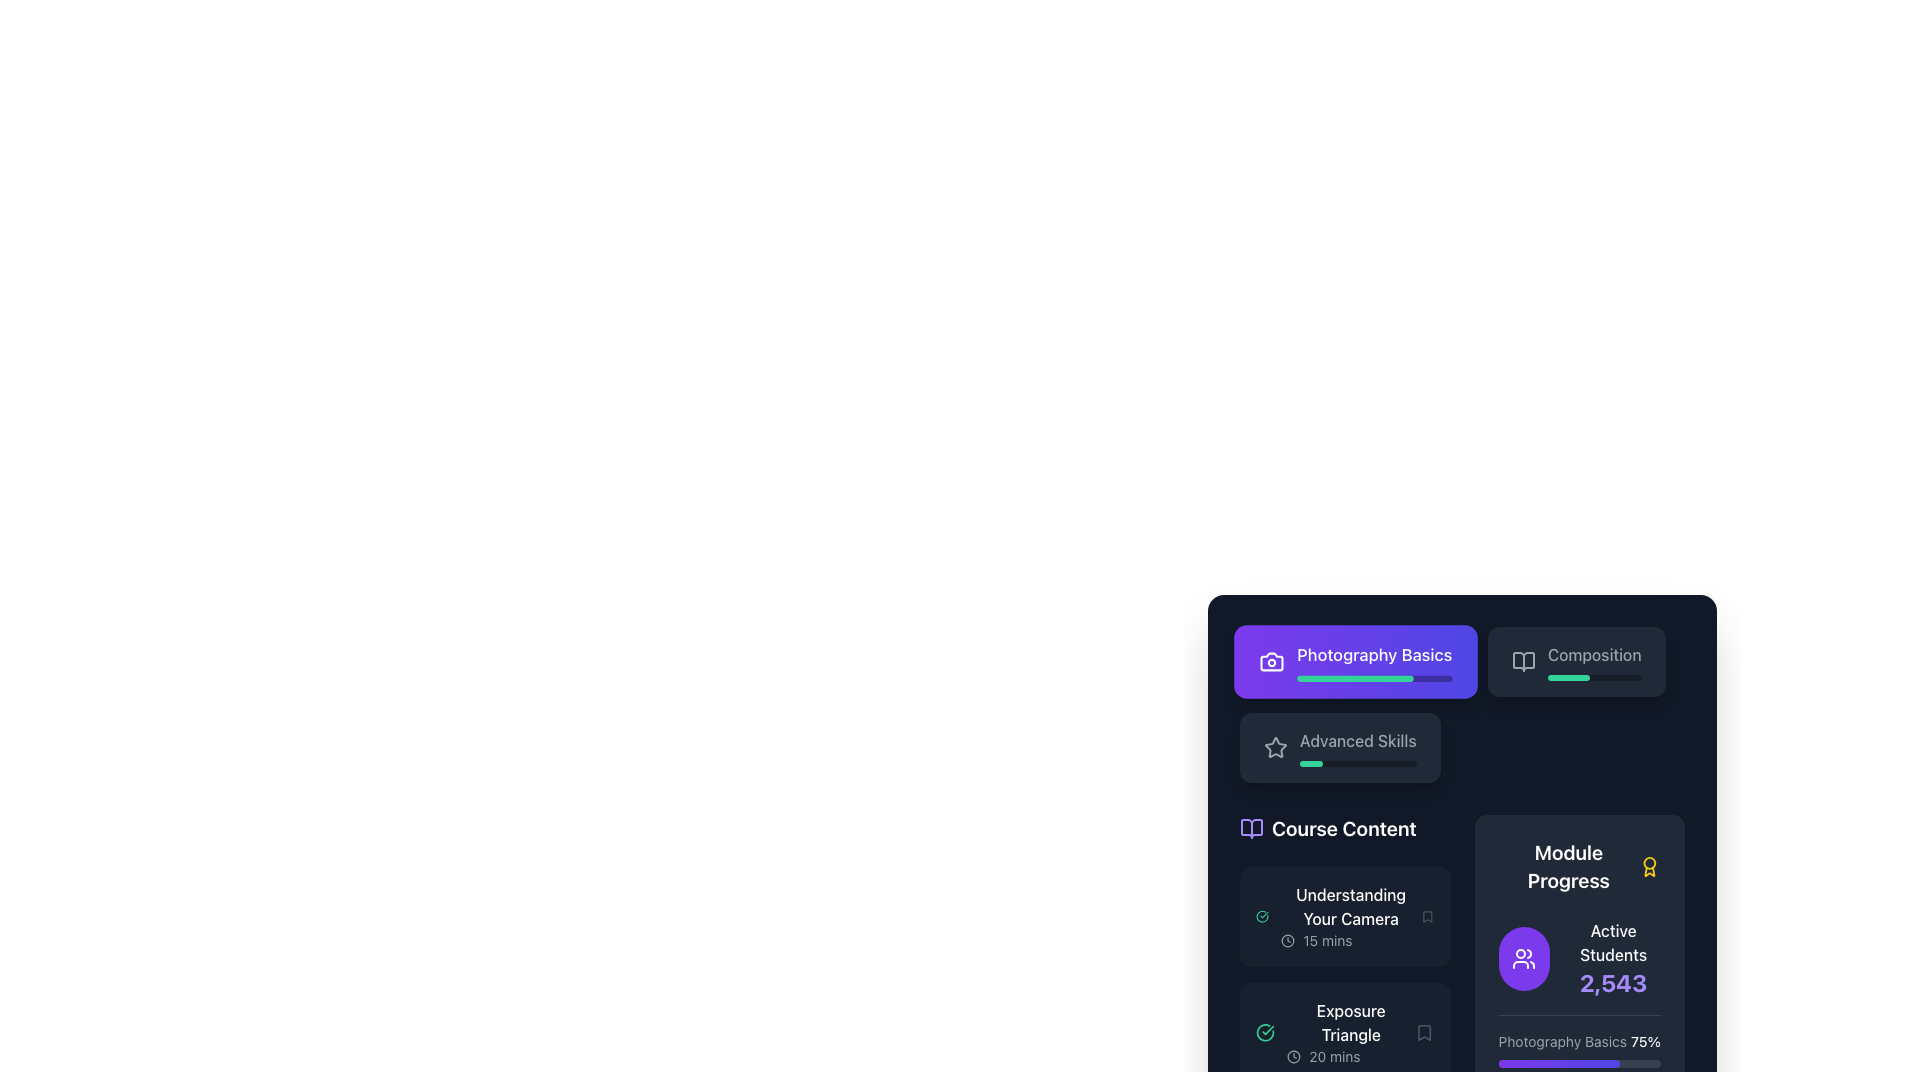 This screenshot has width=1920, height=1080. What do you see at coordinates (1351, 1033) in the screenshot?
I see `the lesson item titled 'Exposure Triangle' in the 'Course Content' section` at bounding box center [1351, 1033].